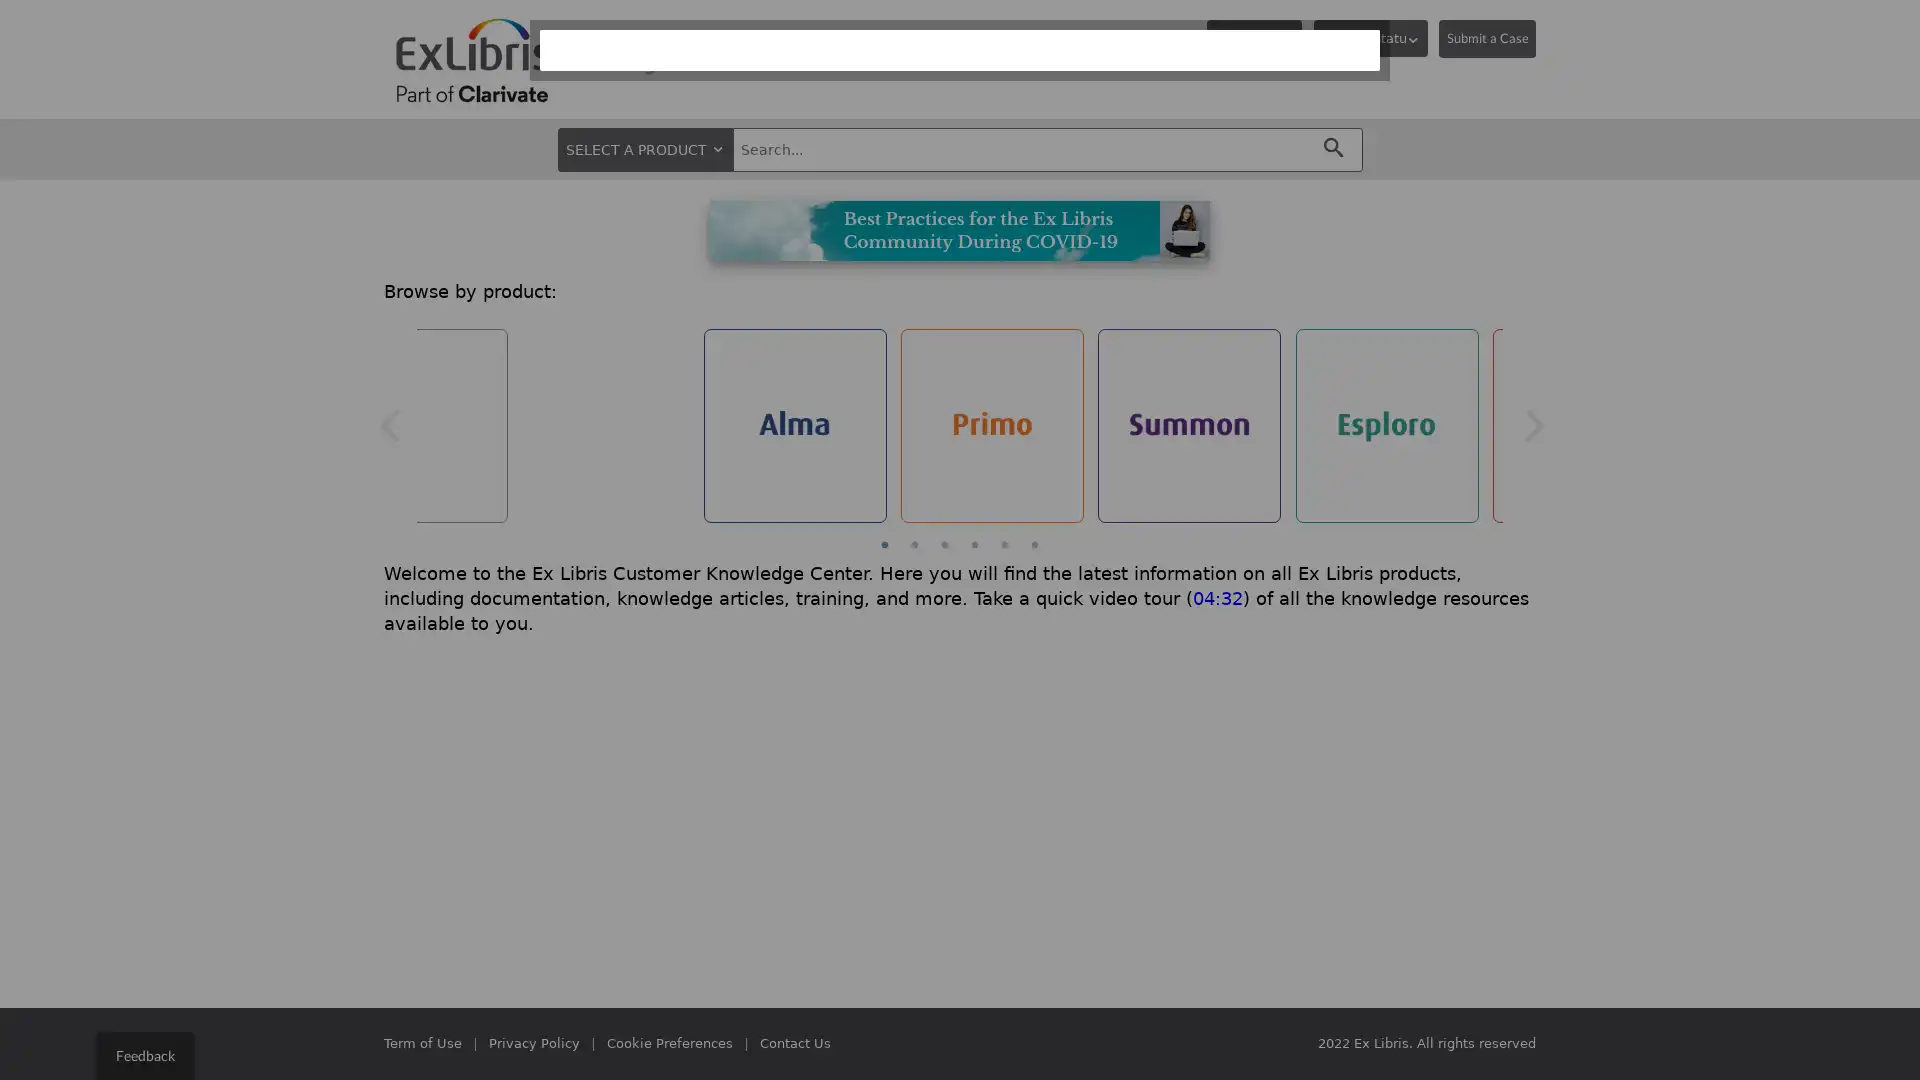  What do you see at coordinates (944, 544) in the screenshot?
I see `3` at bounding box center [944, 544].